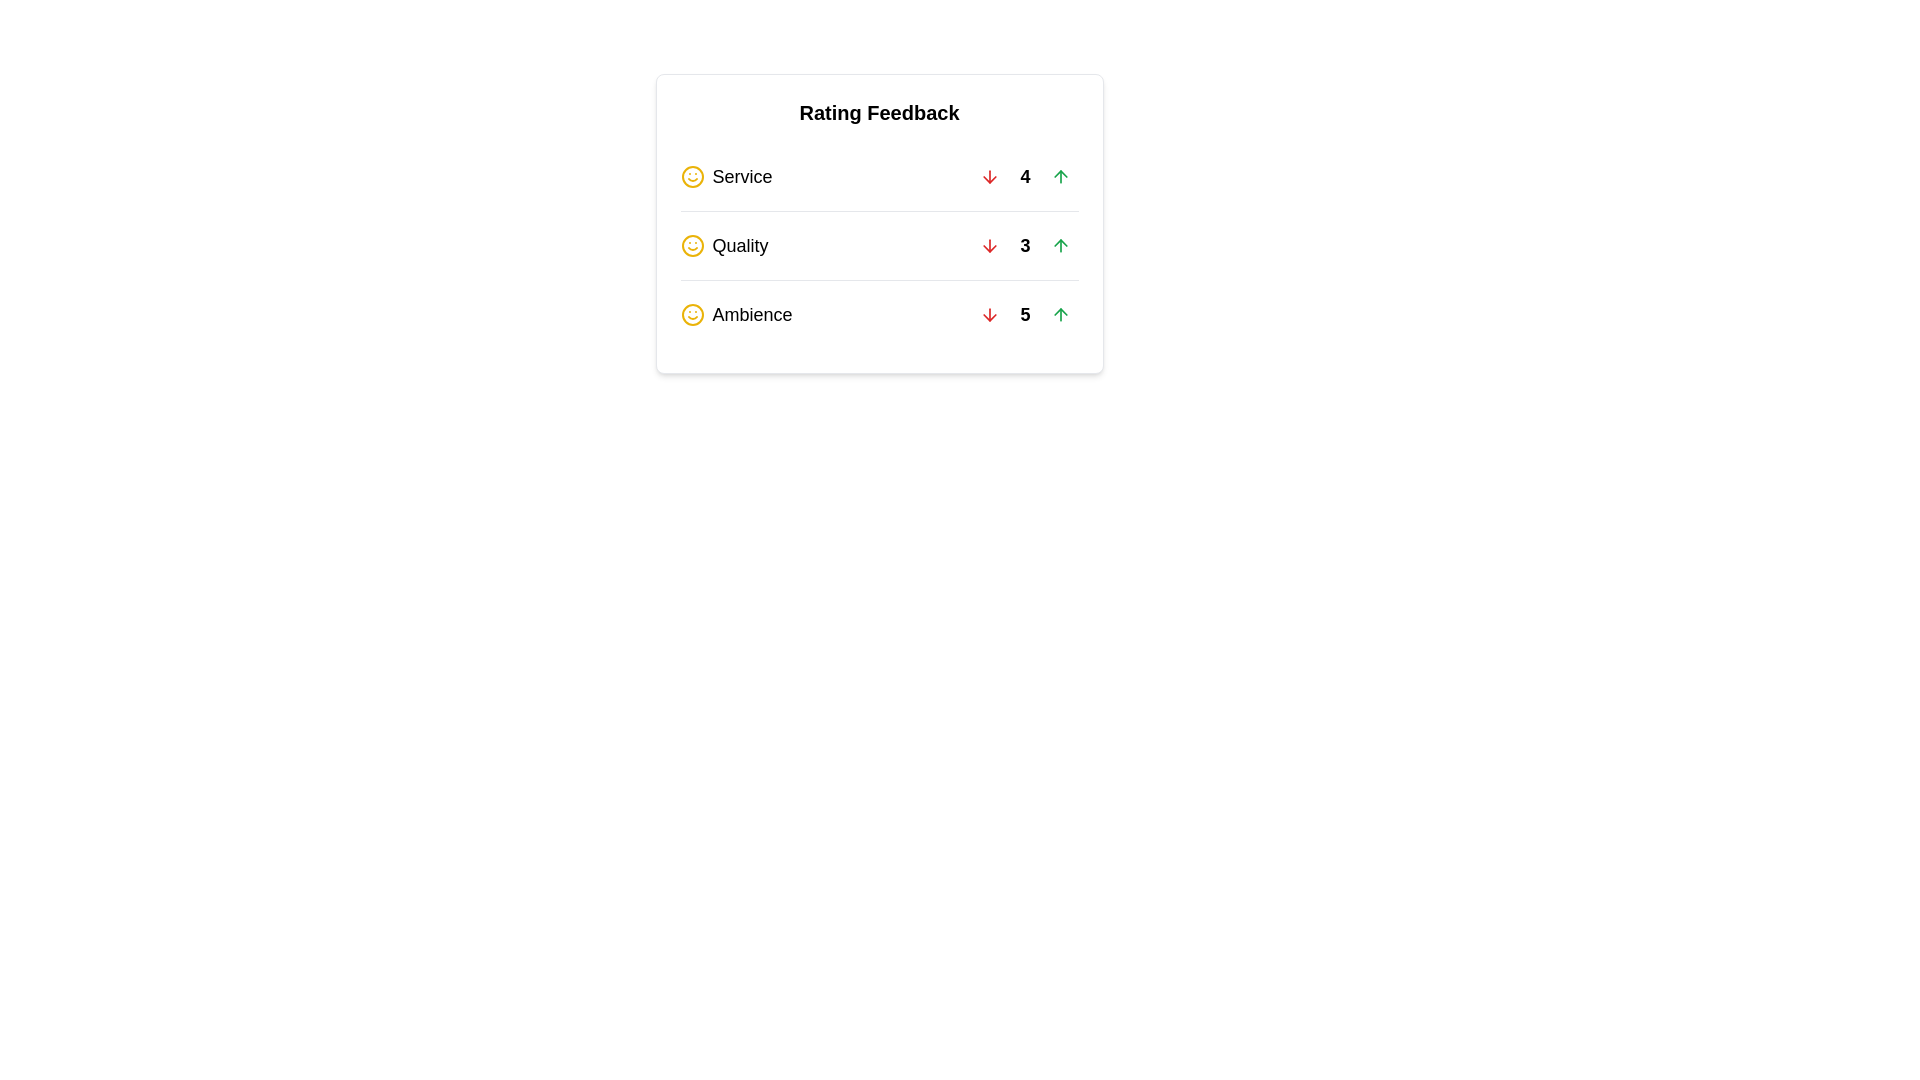  What do you see at coordinates (1059, 176) in the screenshot?
I see `the upward green arrow icon located to the far right of the 'Service' row in the 'Rating Feedback' section` at bounding box center [1059, 176].